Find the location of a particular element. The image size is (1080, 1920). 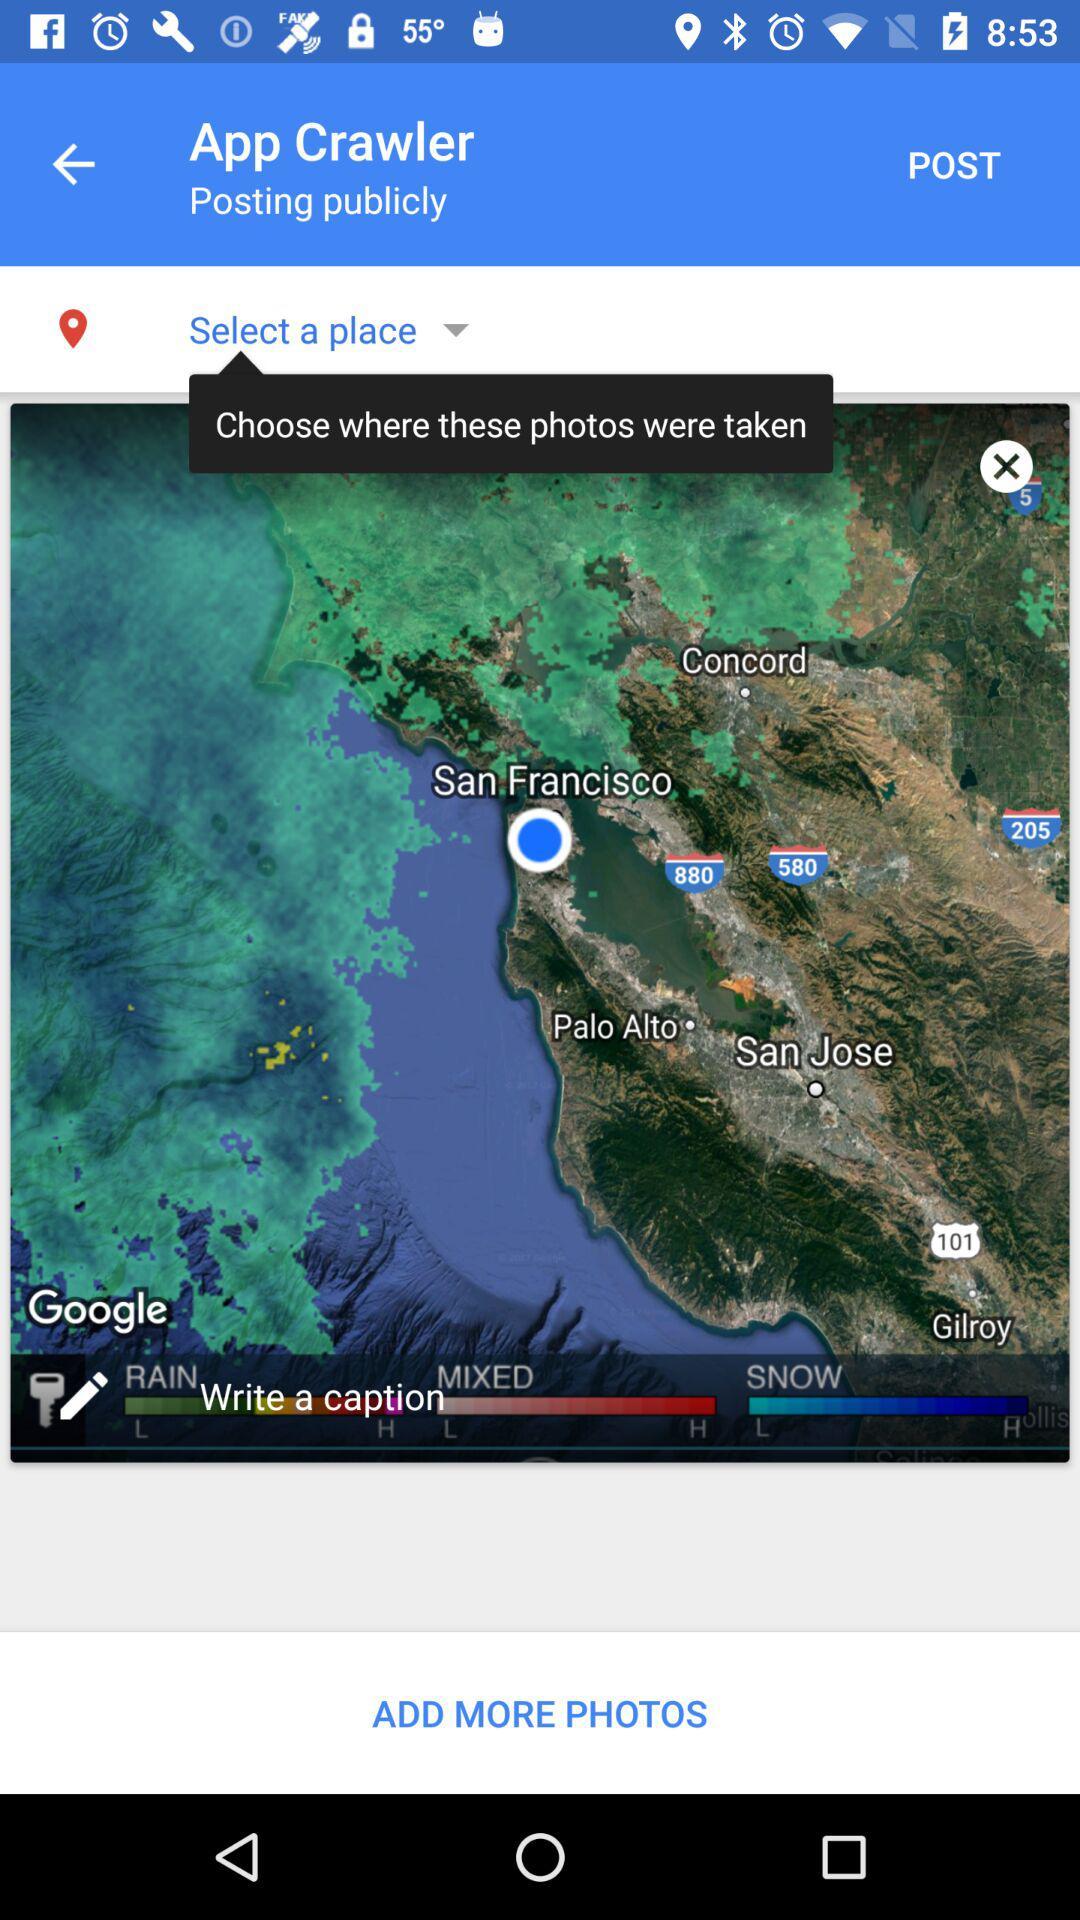

add more photos app is located at coordinates (540, 1712).